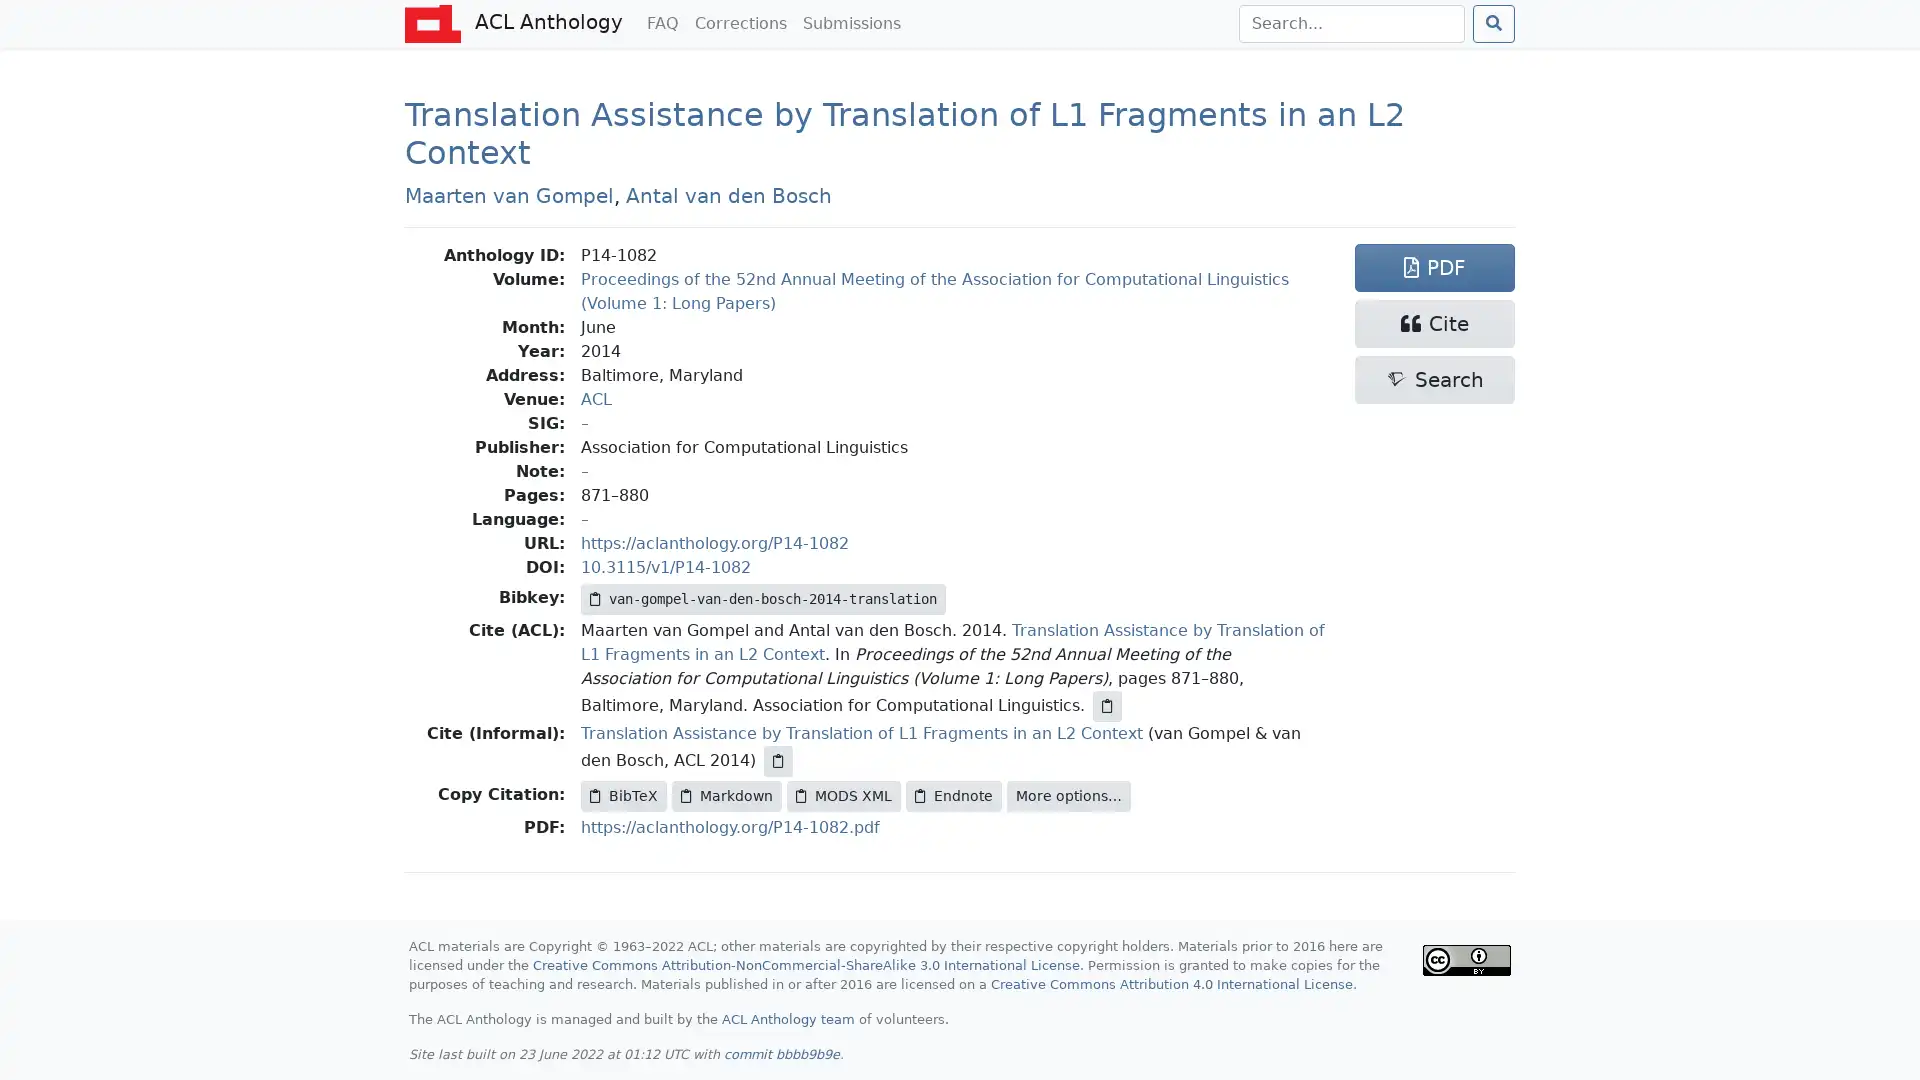 This screenshot has height=1080, width=1920. Describe the element at coordinates (725, 794) in the screenshot. I see `Markdown` at that location.